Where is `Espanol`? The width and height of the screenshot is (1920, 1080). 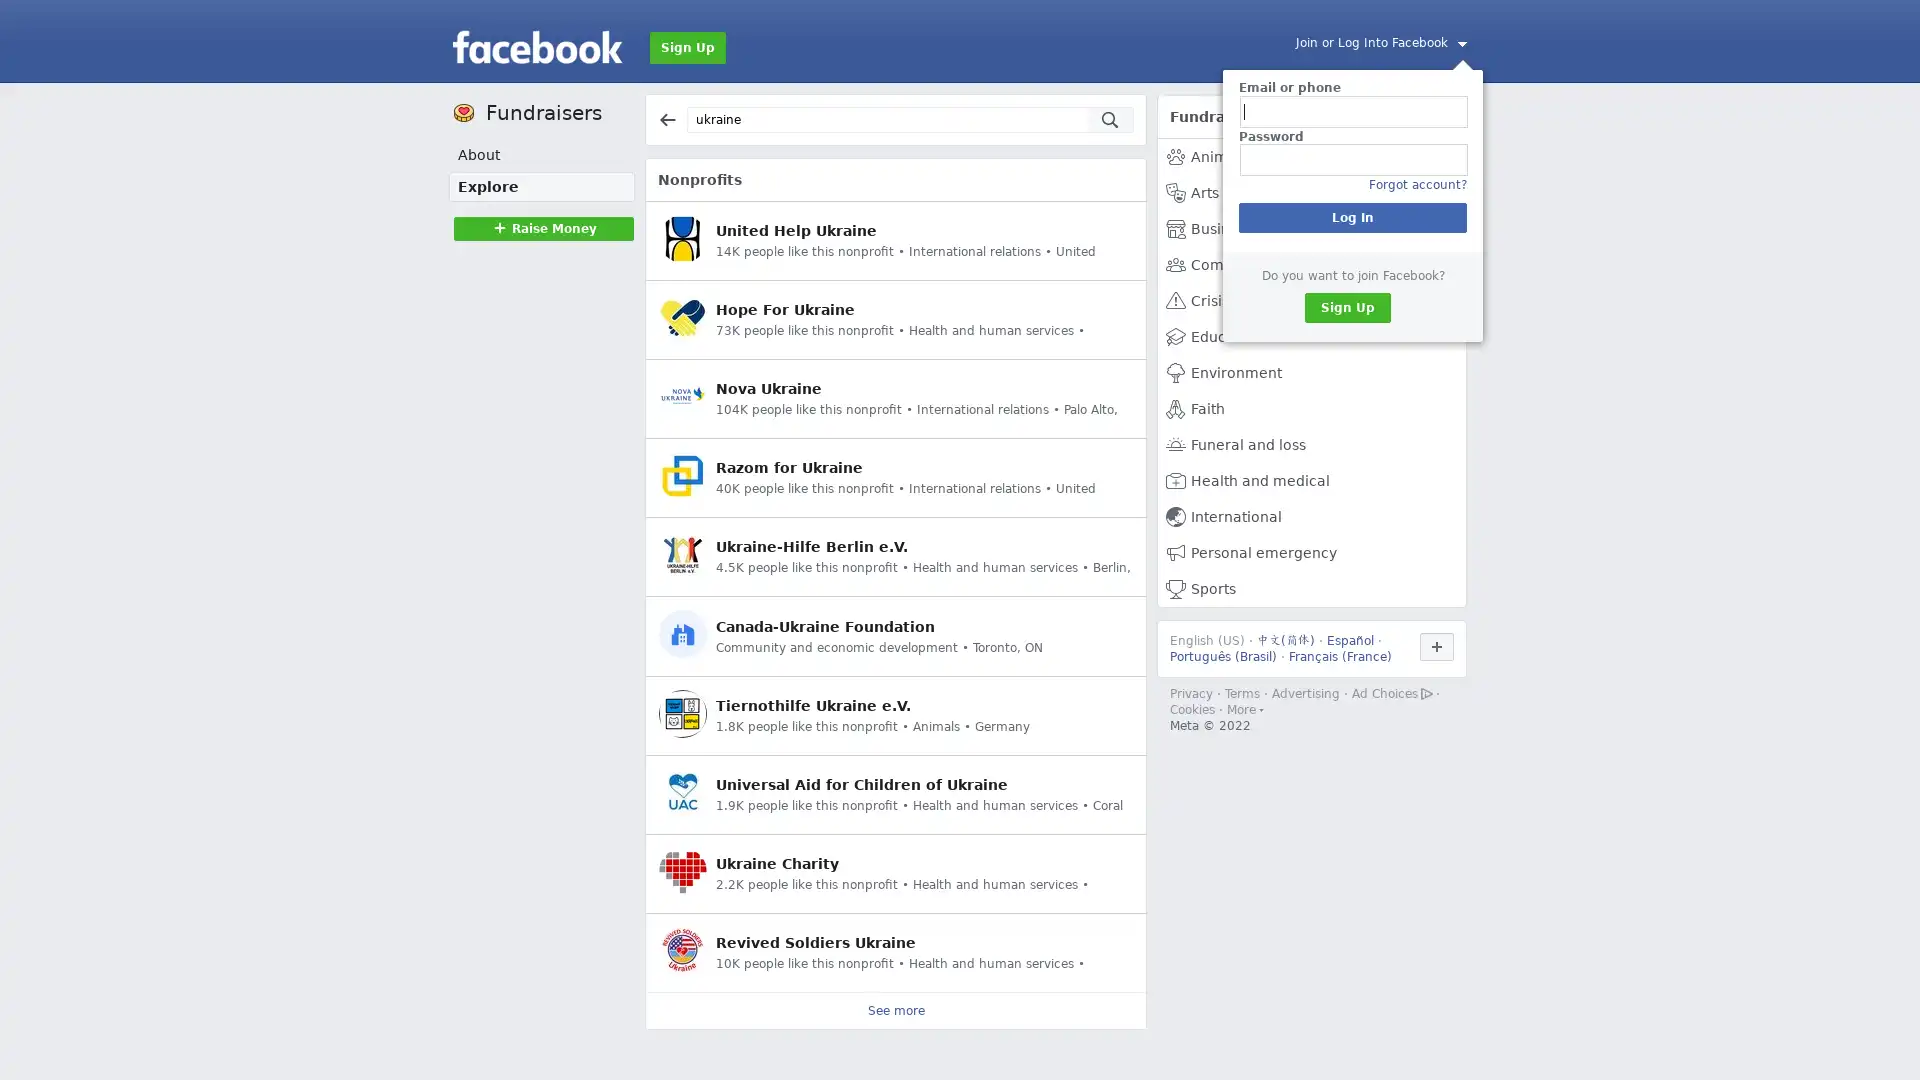 Espanol is located at coordinates (1350, 640).